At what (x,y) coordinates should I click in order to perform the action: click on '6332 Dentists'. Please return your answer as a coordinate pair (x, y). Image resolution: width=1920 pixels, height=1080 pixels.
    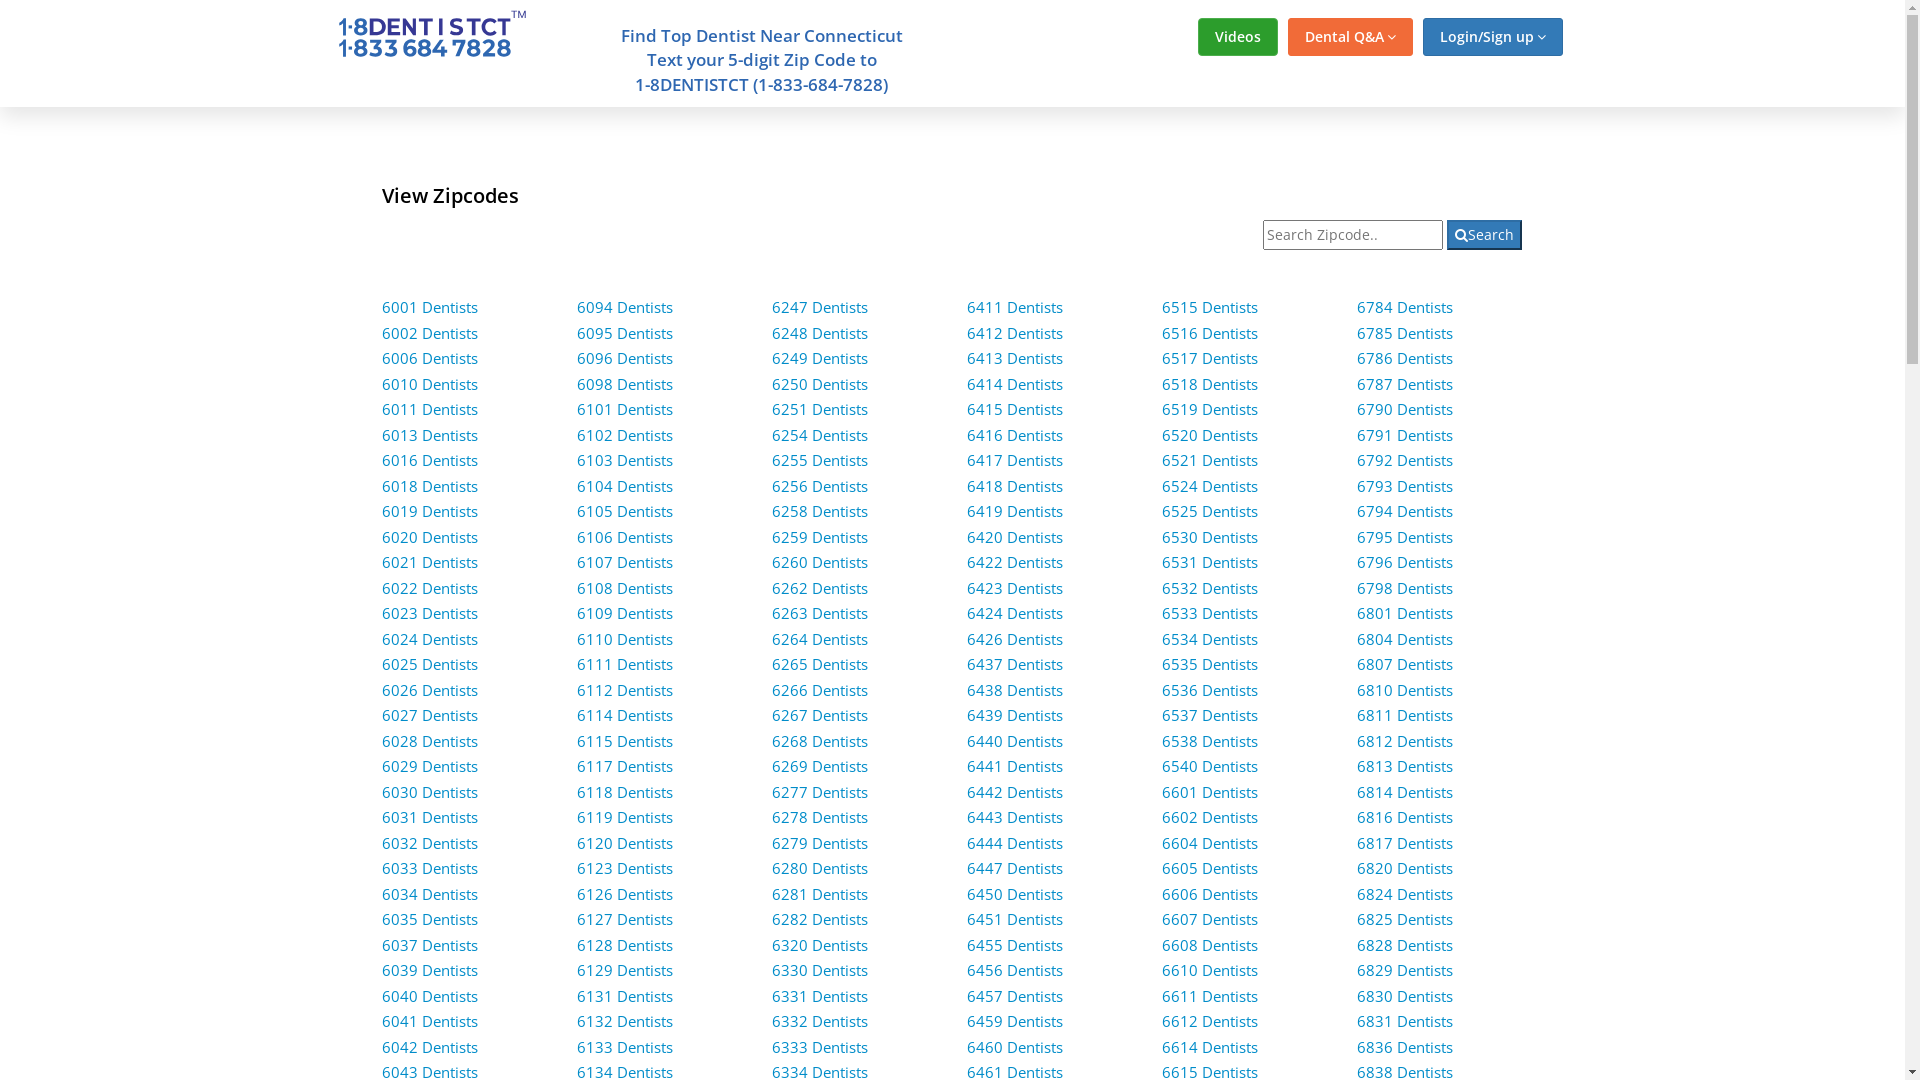
    Looking at the image, I should click on (820, 1021).